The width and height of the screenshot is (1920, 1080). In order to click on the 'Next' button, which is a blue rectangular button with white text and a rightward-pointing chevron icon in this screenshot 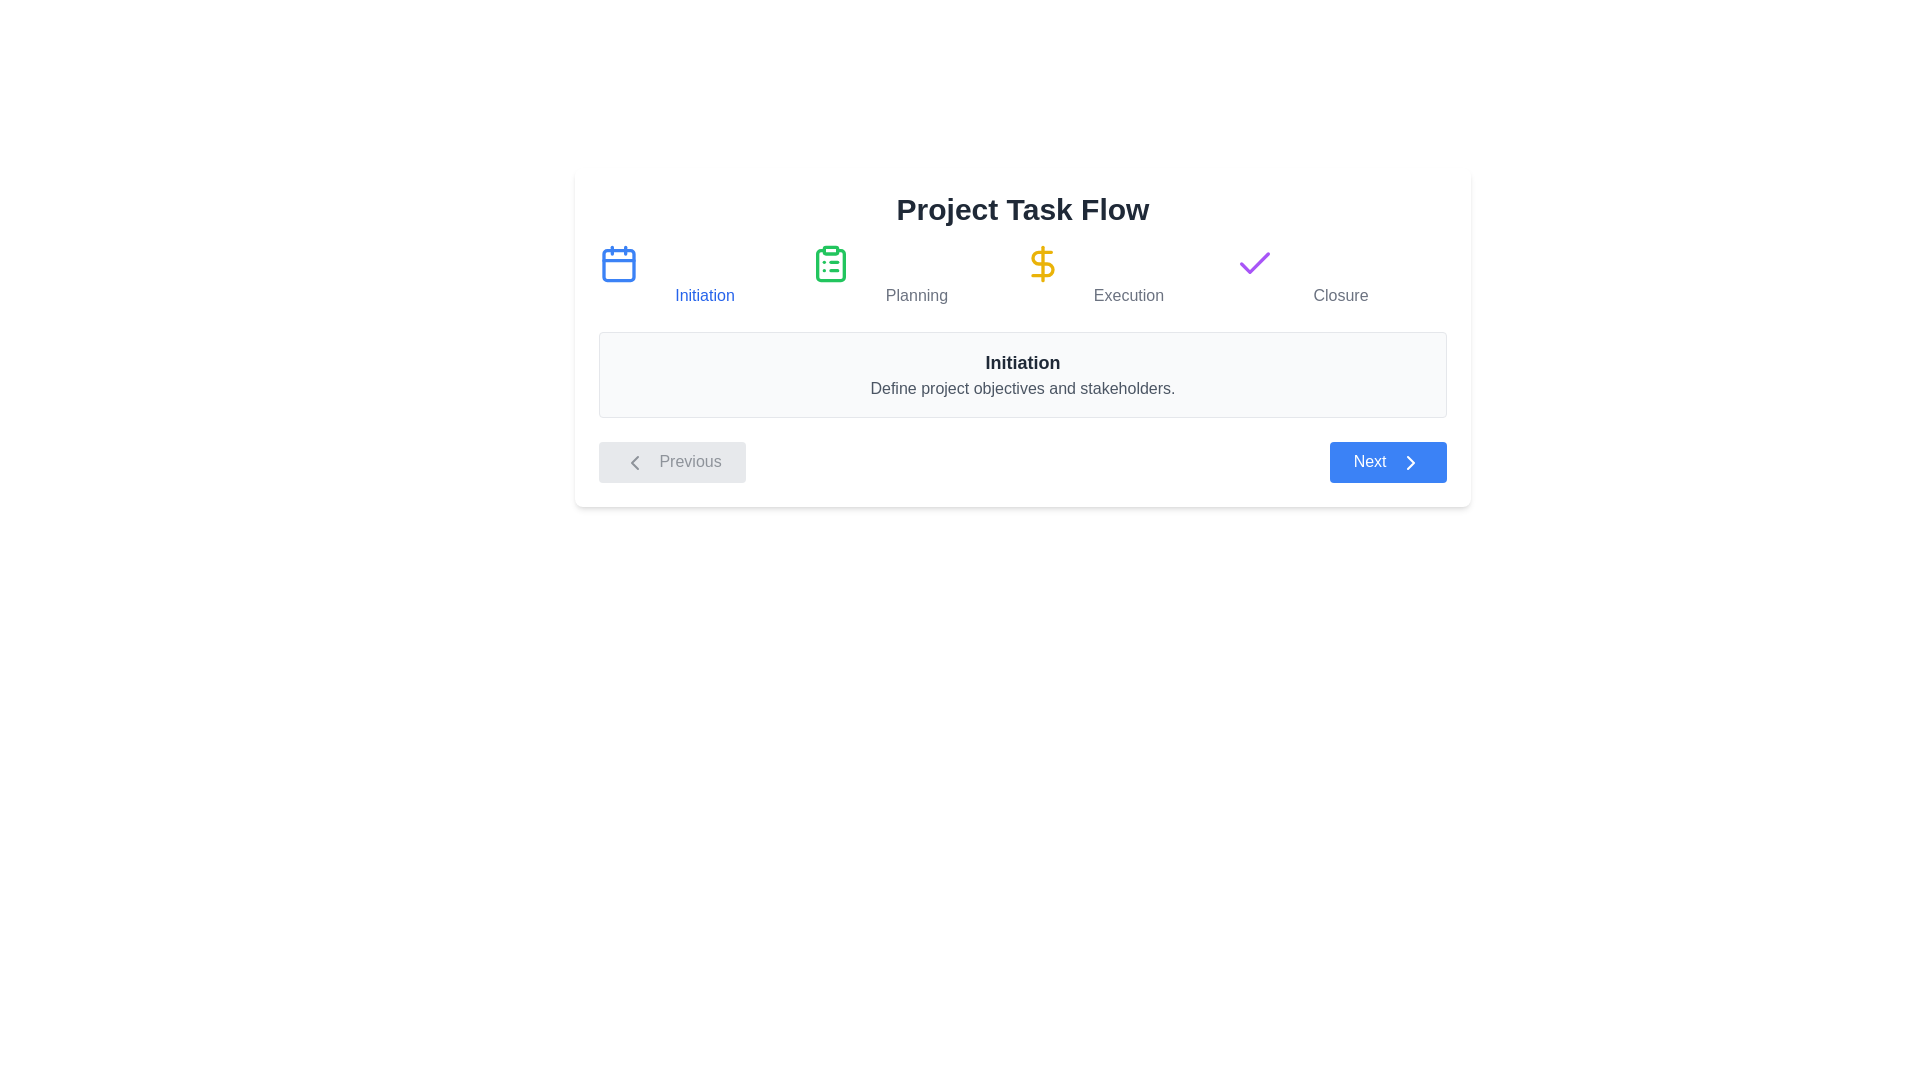, I will do `click(1387, 462)`.